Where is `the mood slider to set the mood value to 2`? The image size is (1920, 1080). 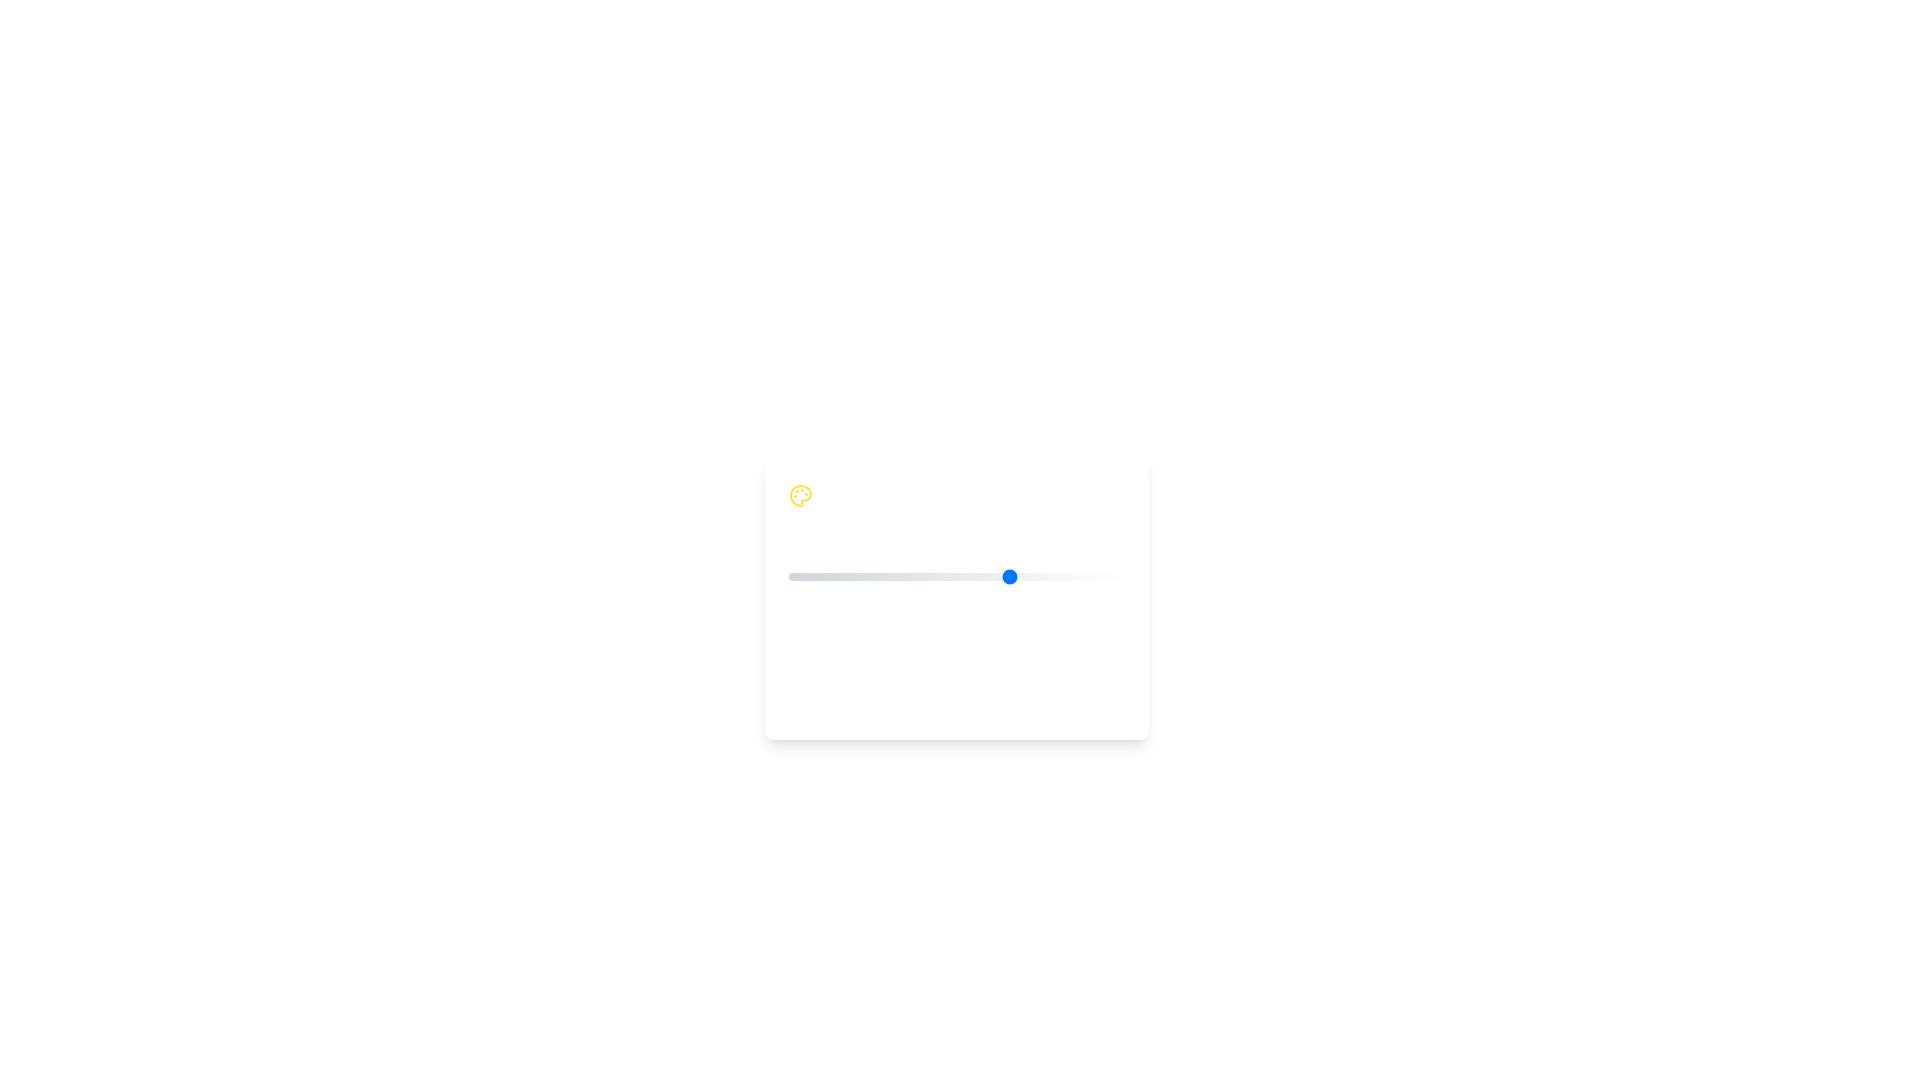 the mood slider to set the mood value to 2 is located at coordinates (900, 577).